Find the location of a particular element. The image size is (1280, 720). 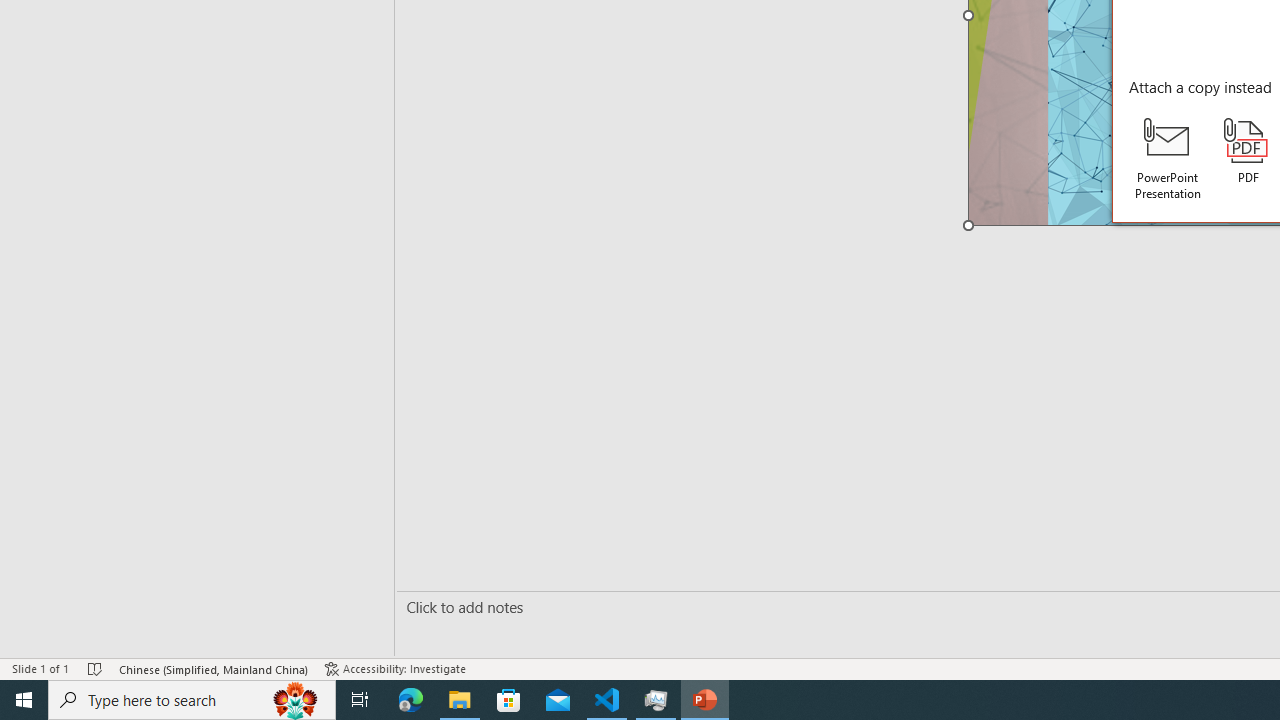

'PDF' is located at coordinates (1247, 150).